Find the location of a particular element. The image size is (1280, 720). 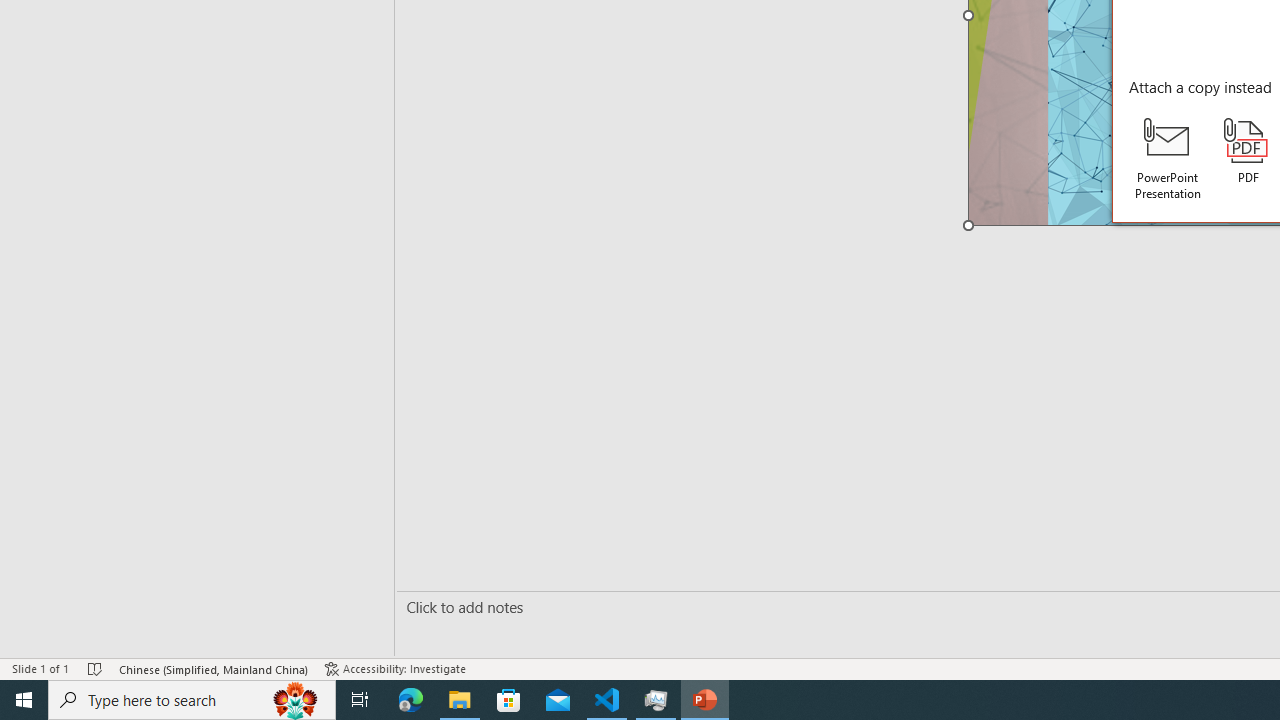

'PDF' is located at coordinates (1247, 150).